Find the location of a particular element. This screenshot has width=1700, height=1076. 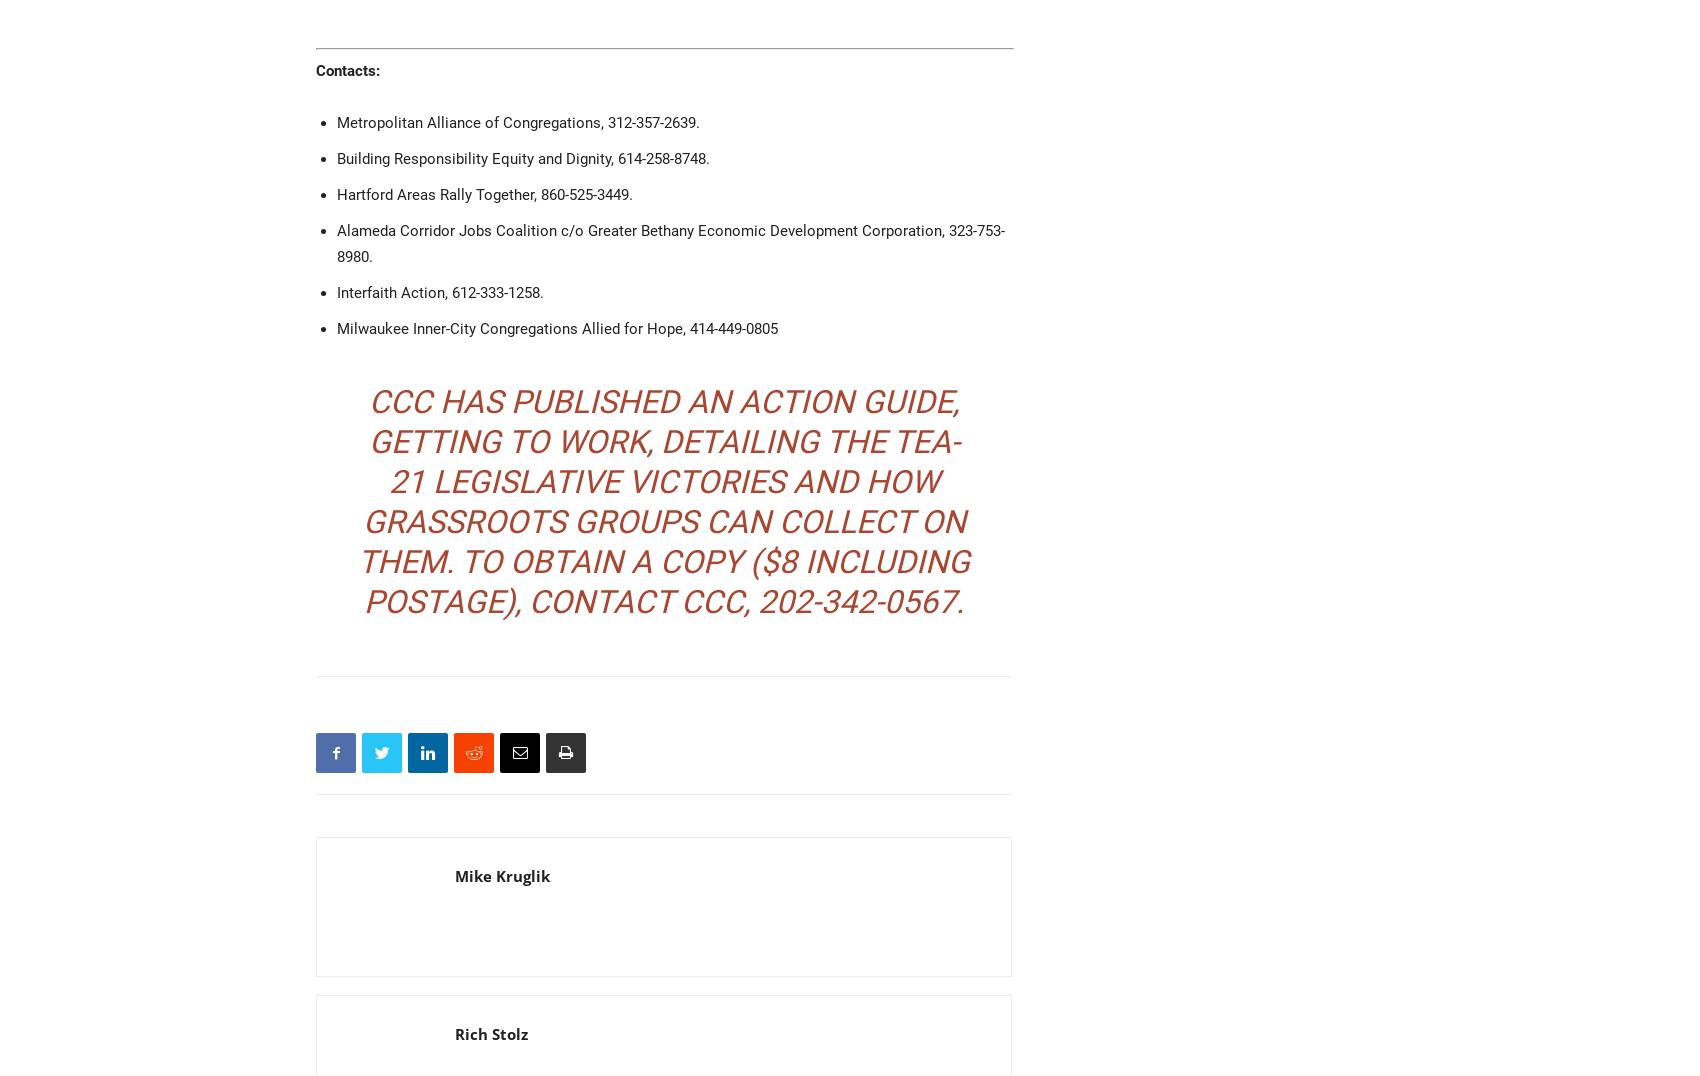

'Metropolitan Alliance of Congregations, 312-357-2639.' is located at coordinates (518, 121).